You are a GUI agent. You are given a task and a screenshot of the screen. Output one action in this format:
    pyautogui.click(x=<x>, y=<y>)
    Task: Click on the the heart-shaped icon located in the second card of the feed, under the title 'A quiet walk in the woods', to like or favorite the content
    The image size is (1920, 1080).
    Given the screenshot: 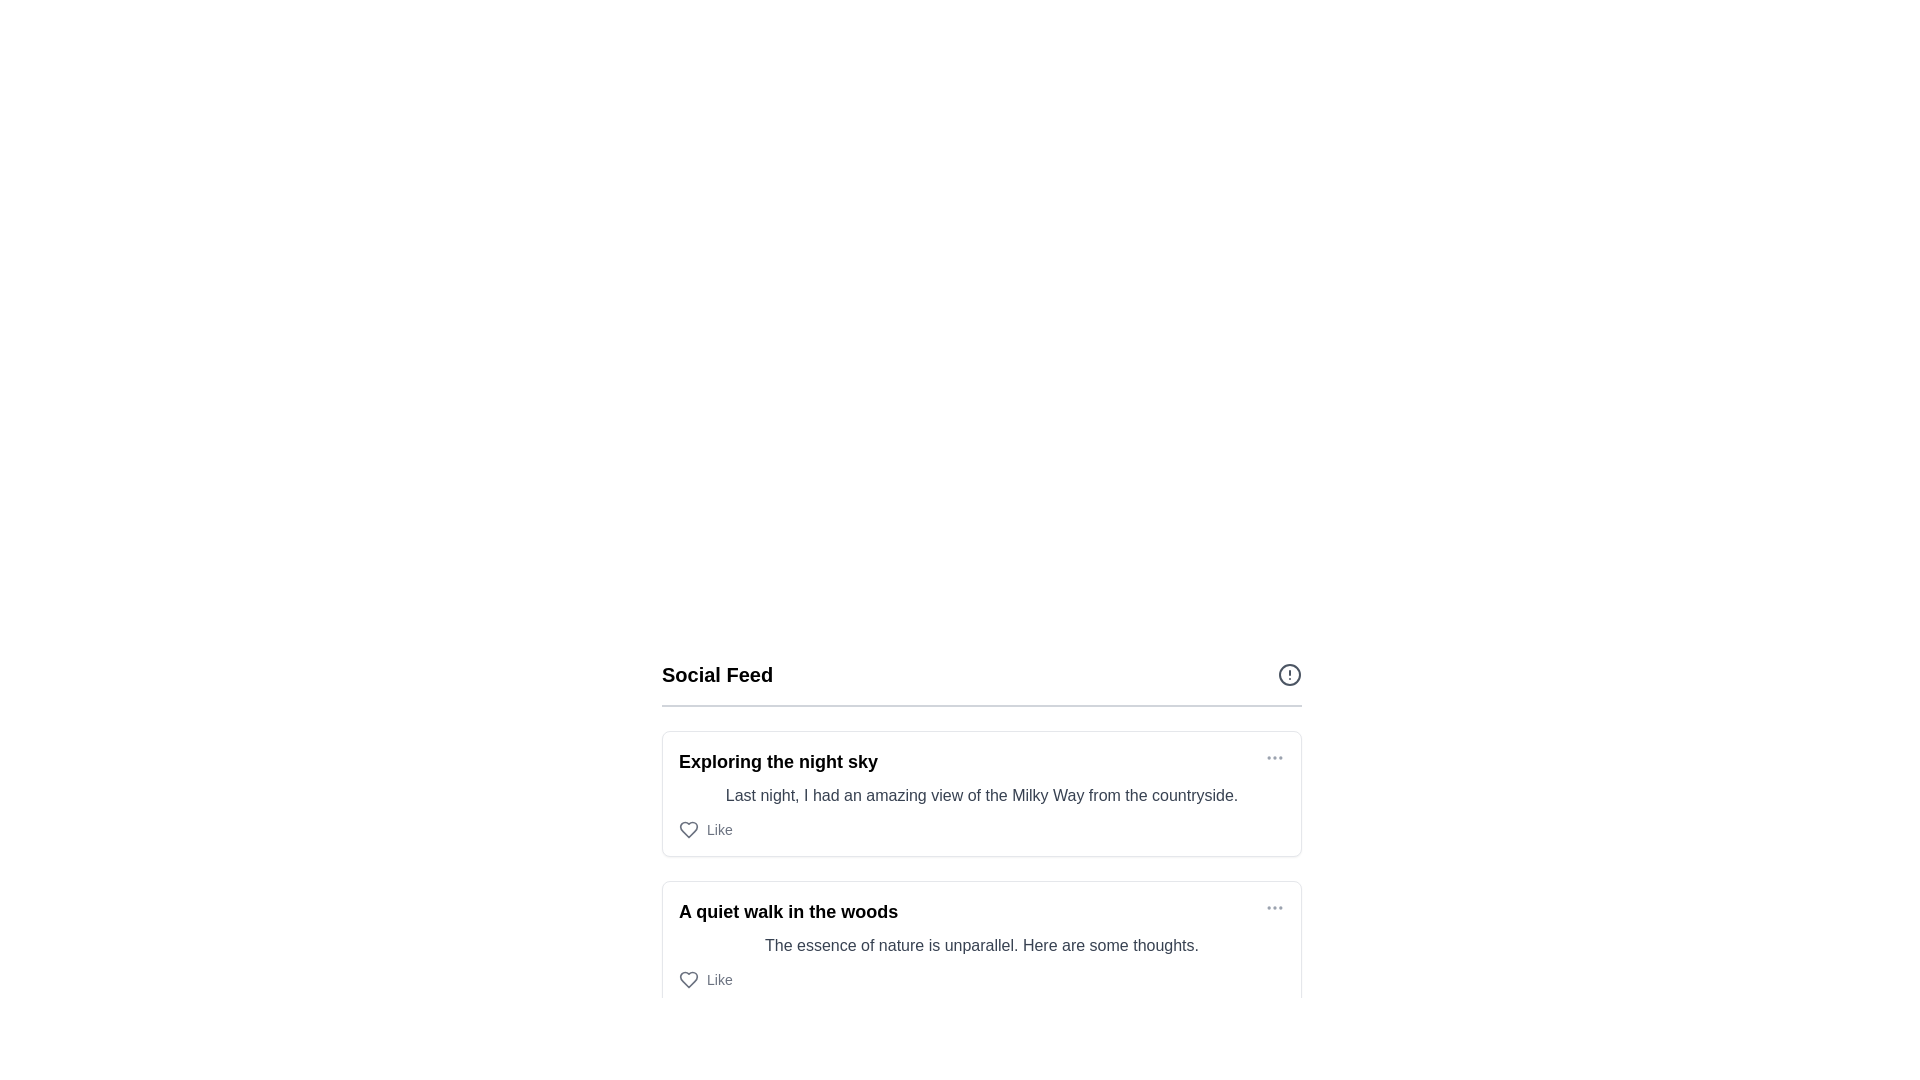 What is the action you would take?
    pyautogui.click(x=689, y=978)
    